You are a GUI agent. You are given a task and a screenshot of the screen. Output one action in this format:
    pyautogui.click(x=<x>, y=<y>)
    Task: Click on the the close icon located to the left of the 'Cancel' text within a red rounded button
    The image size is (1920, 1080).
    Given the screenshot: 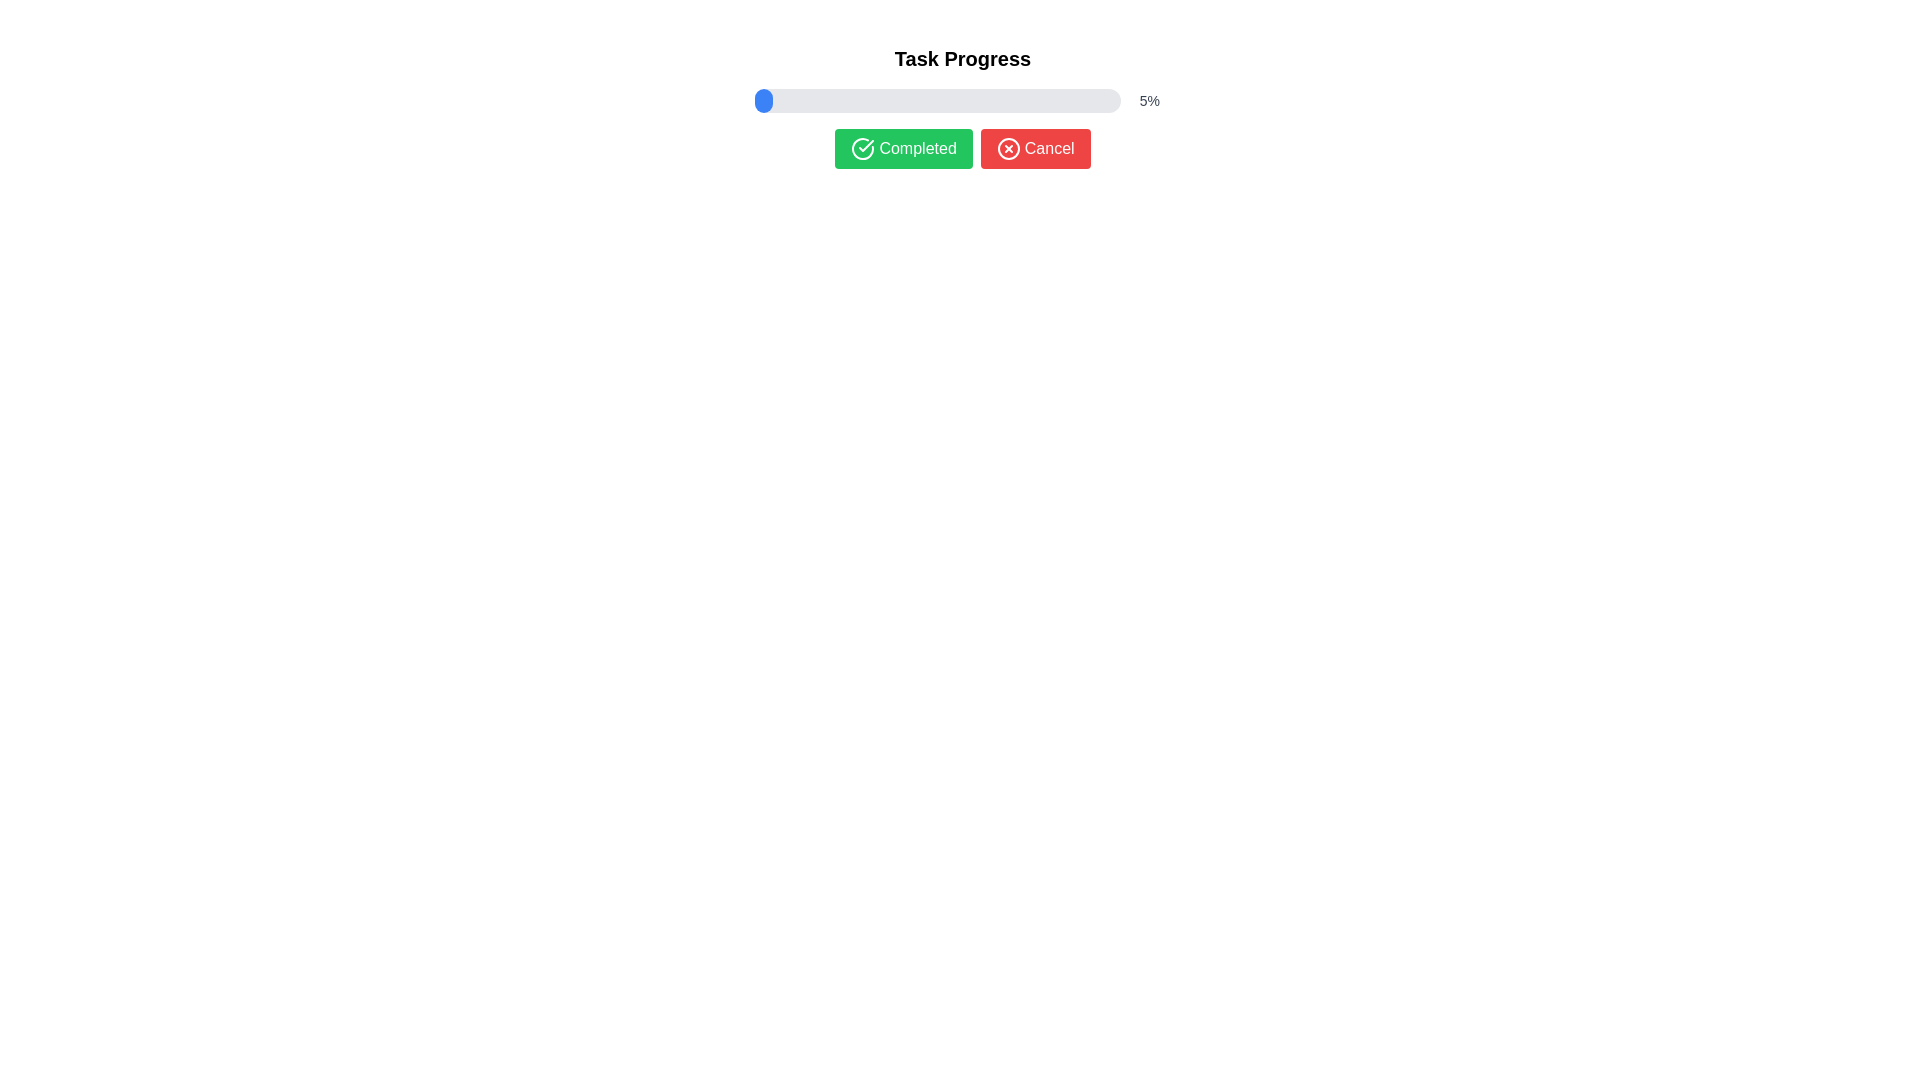 What is the action you would take?
    pyautogui.click(x=1008, y=148)
    